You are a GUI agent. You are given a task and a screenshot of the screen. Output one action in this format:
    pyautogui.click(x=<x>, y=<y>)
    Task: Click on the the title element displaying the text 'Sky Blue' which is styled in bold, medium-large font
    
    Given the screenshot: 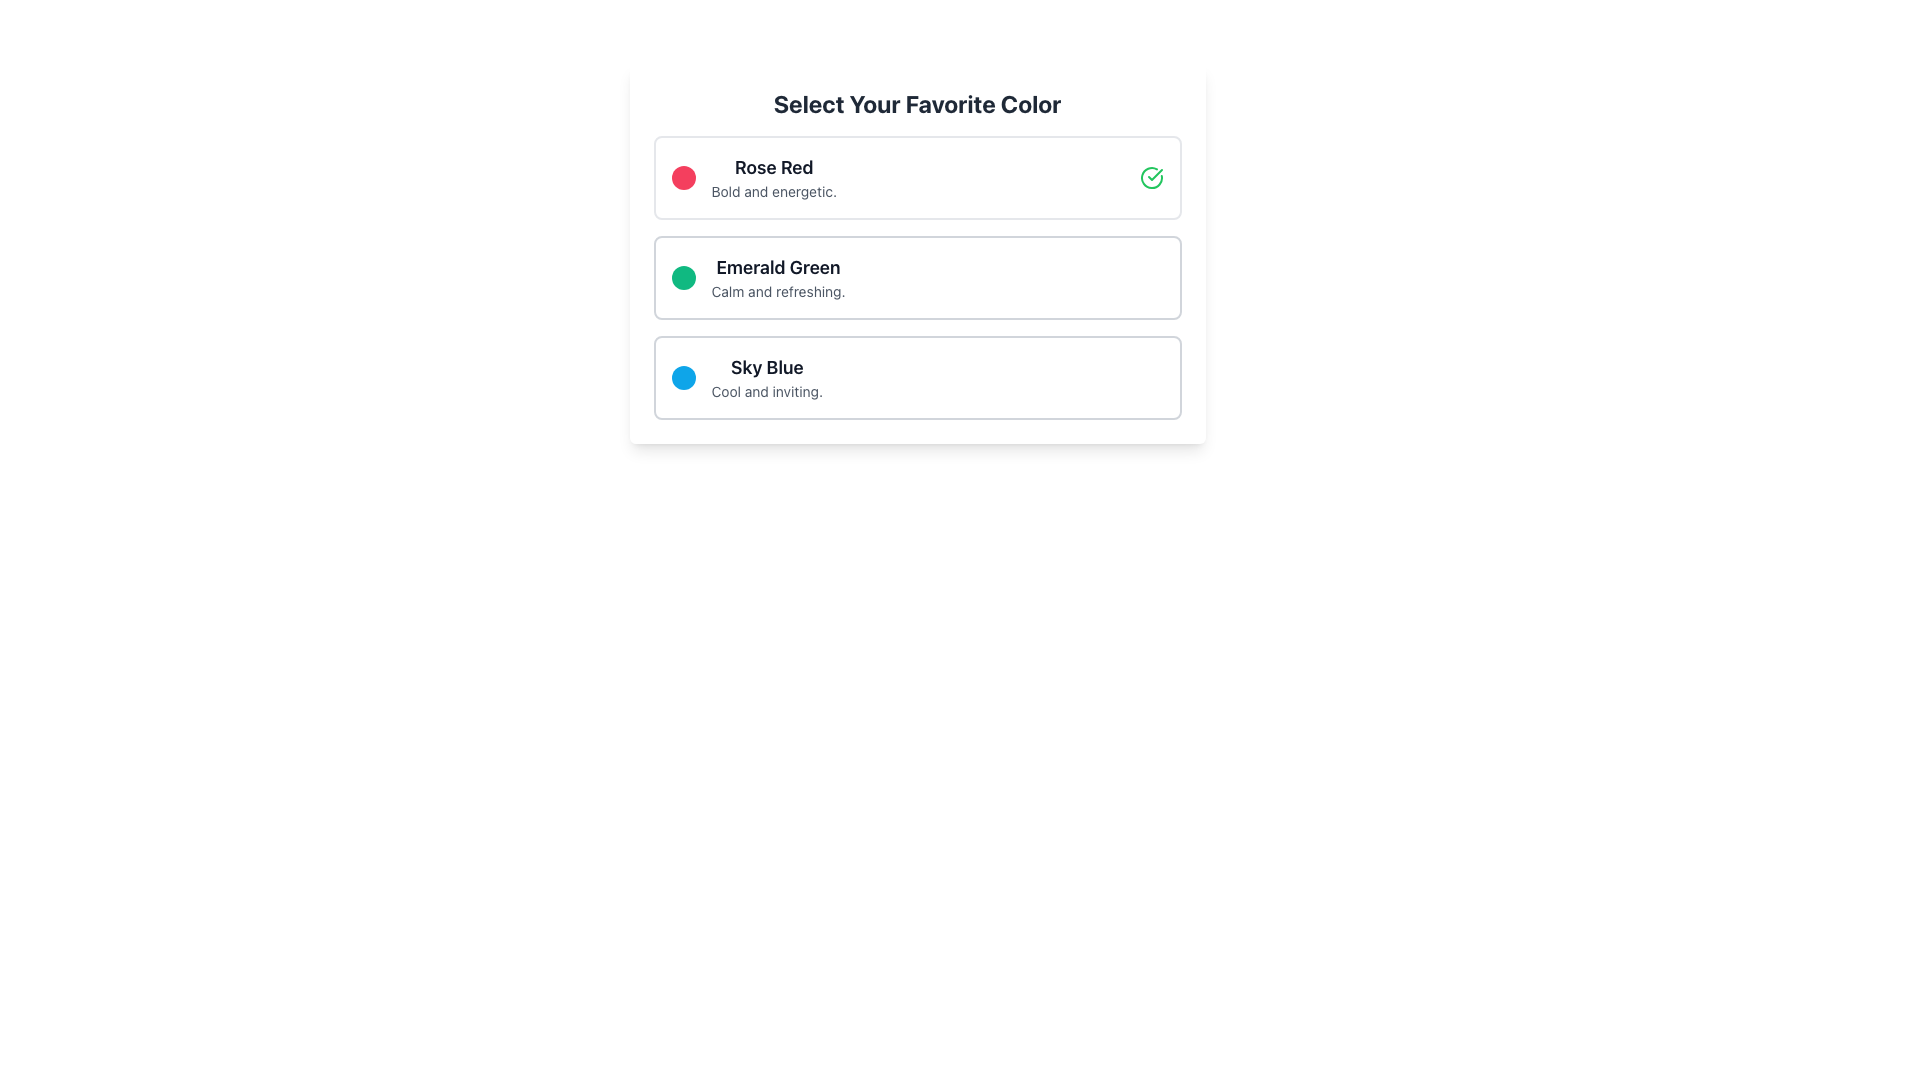 What is the action you would take?
    pyautogui.click(x=766, y=367)
    